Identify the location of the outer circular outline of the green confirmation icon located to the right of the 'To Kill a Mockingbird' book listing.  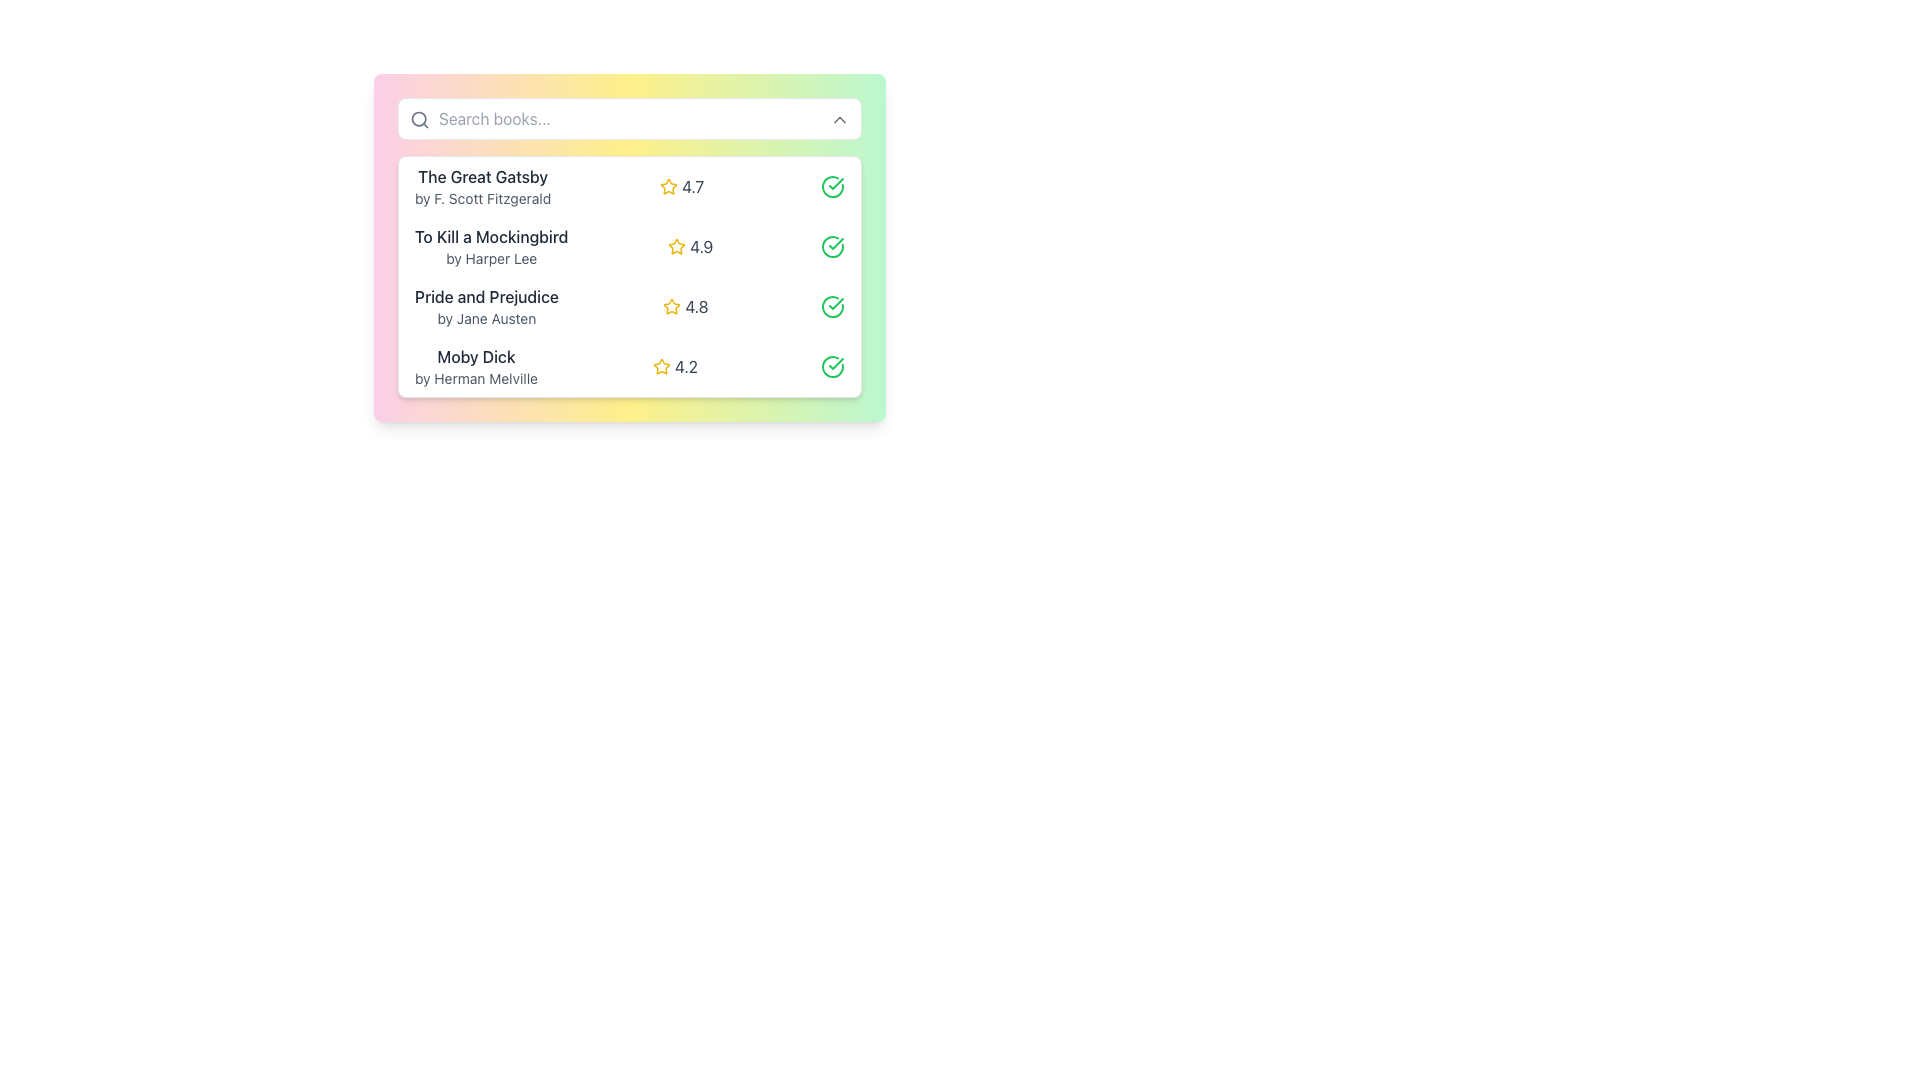
(832, 245).